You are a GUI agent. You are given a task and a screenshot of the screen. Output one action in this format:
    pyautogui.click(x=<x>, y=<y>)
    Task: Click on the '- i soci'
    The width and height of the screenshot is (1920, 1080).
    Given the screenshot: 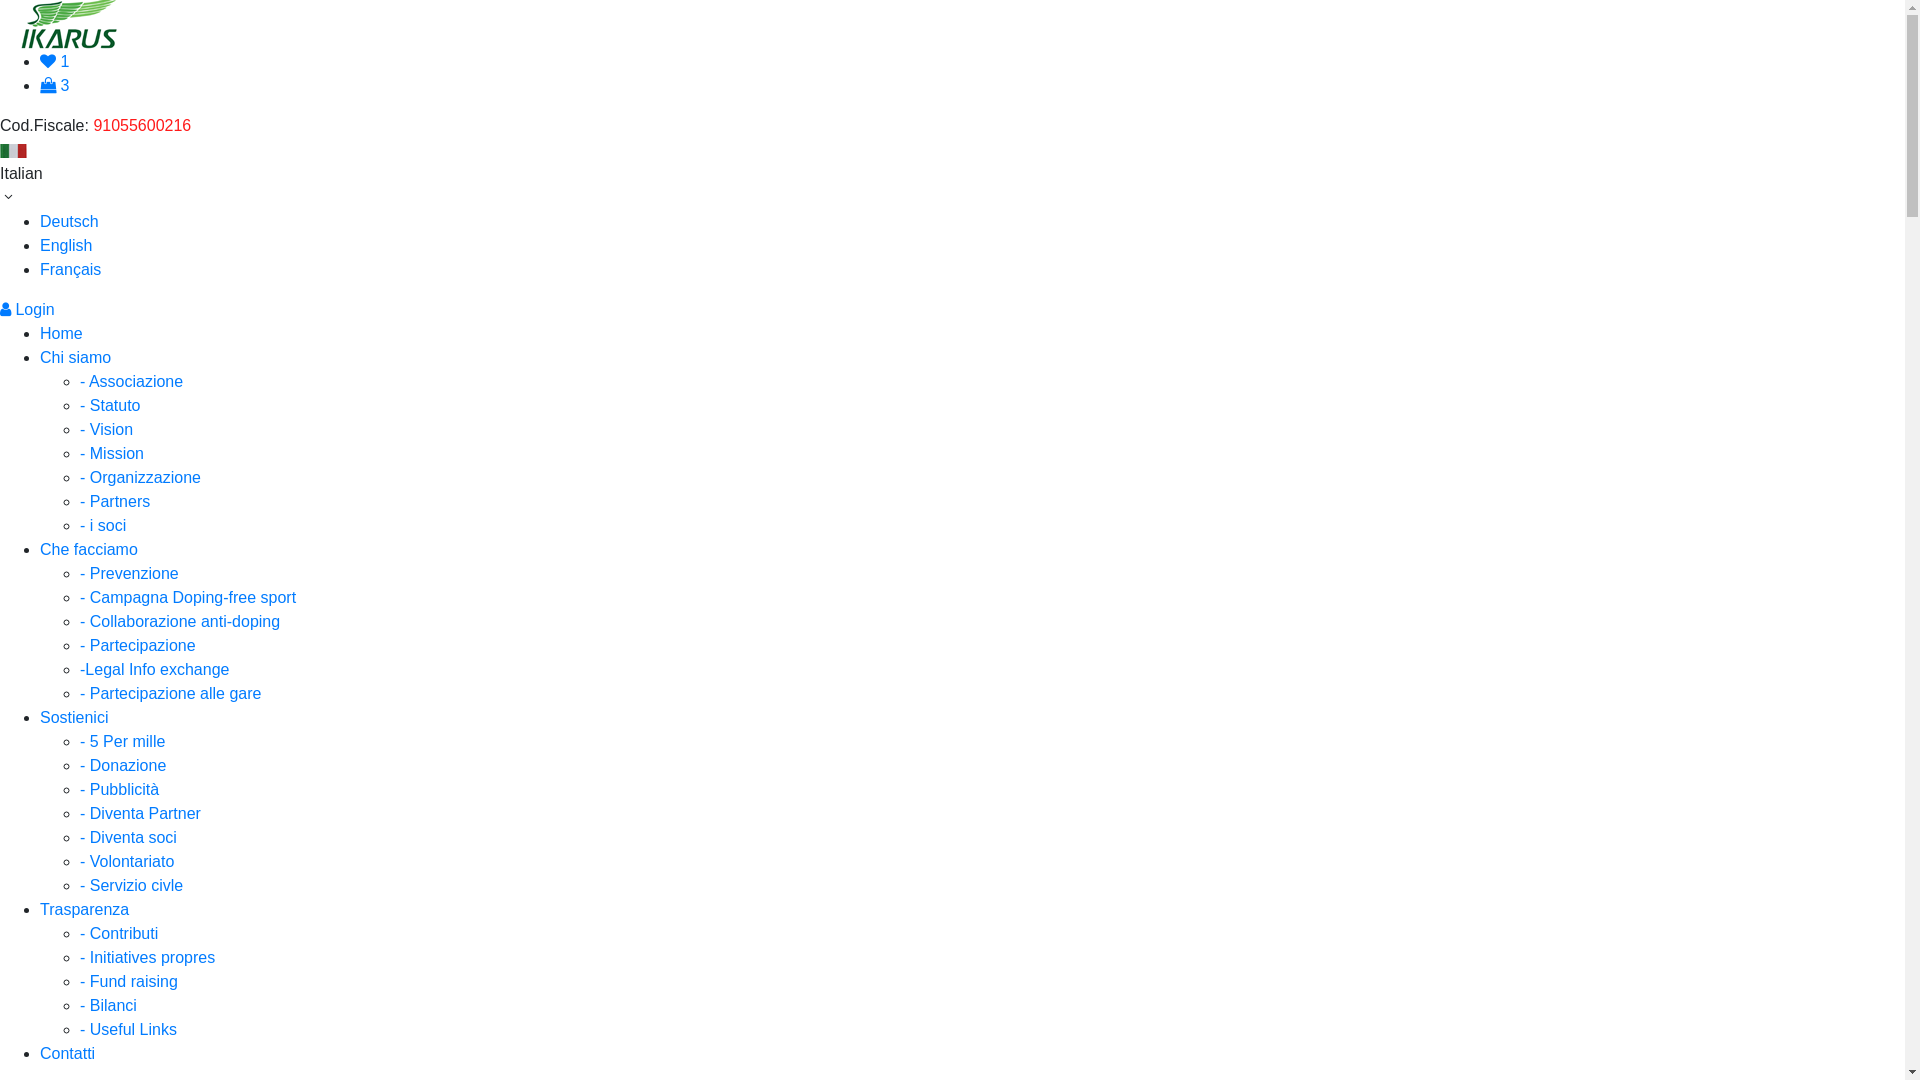 What is the action you would take?
    pyautogui.click(x=101, y=524)
    